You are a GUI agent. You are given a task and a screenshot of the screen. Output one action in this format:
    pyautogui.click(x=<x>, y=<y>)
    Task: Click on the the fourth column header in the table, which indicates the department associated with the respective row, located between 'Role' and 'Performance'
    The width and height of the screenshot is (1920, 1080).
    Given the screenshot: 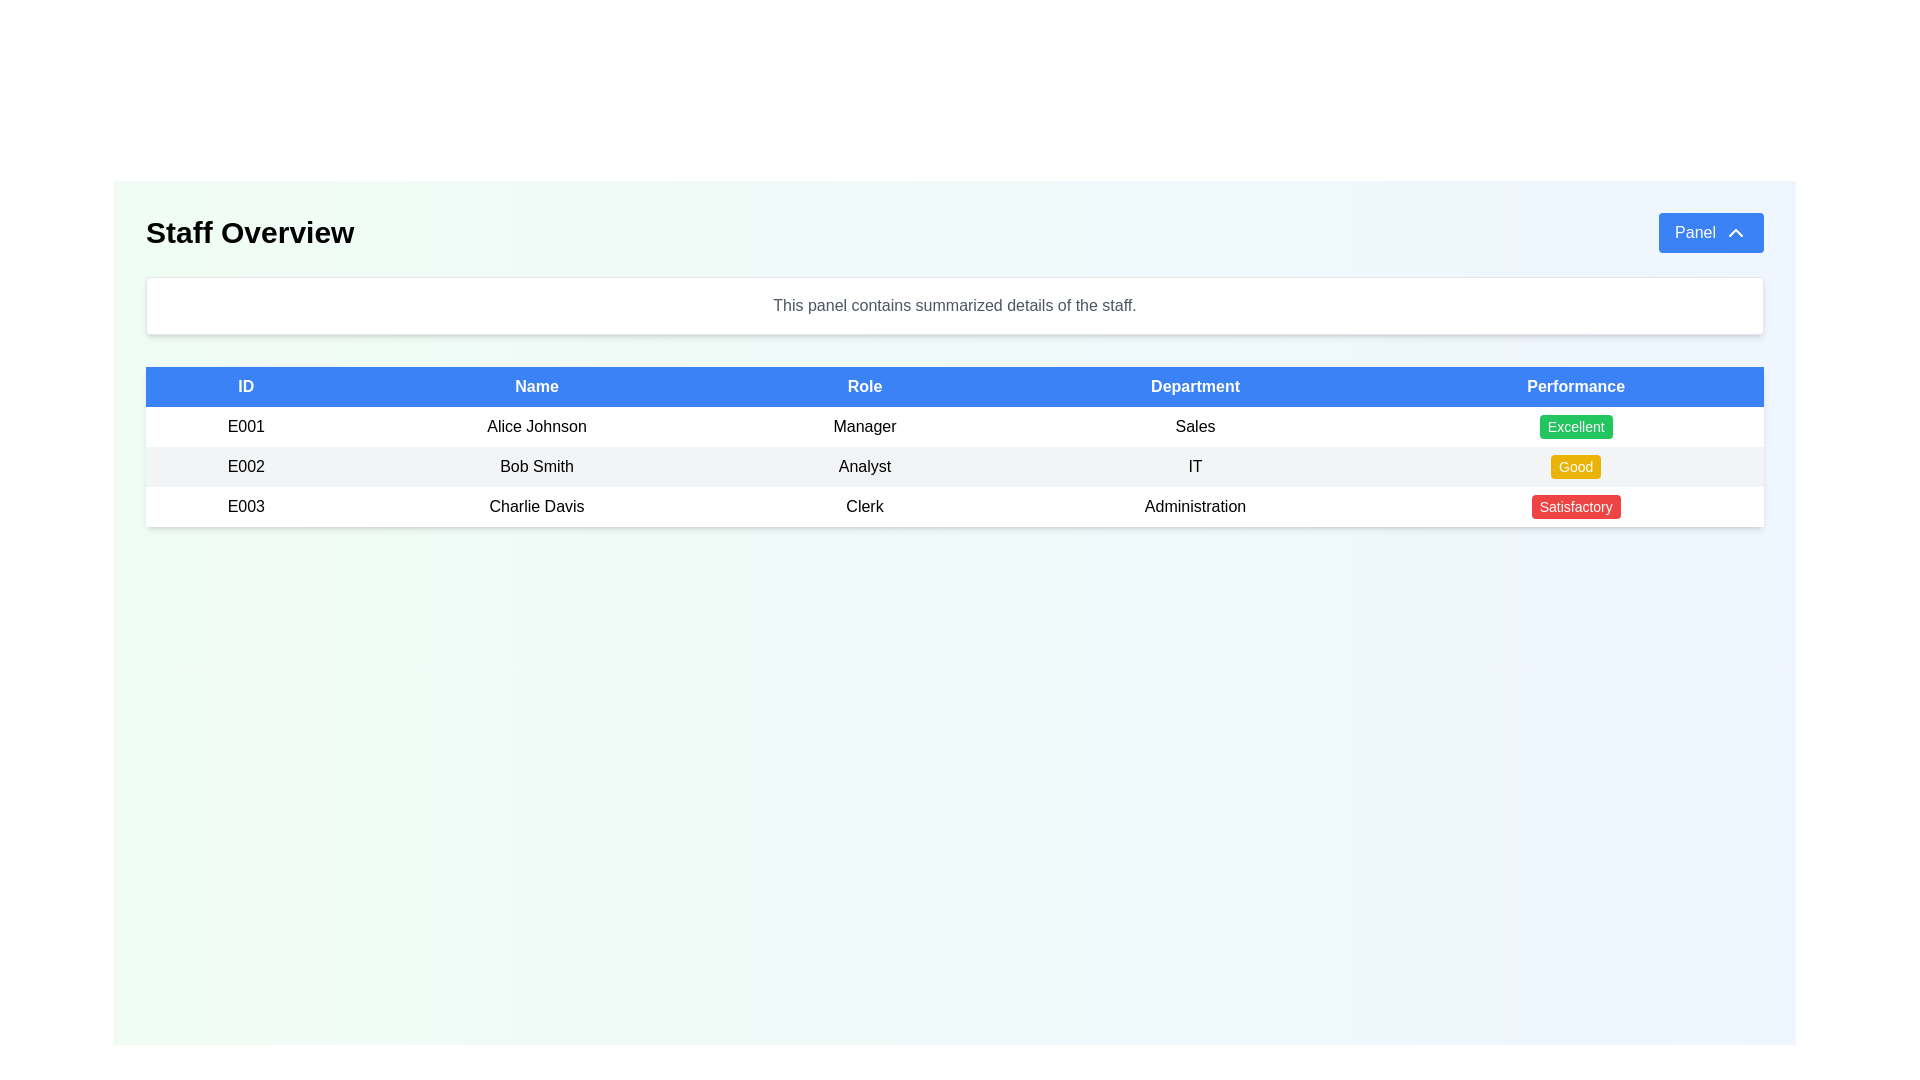 What is the action you would take?
    pyautogui.click(x=1195, y=386)
    